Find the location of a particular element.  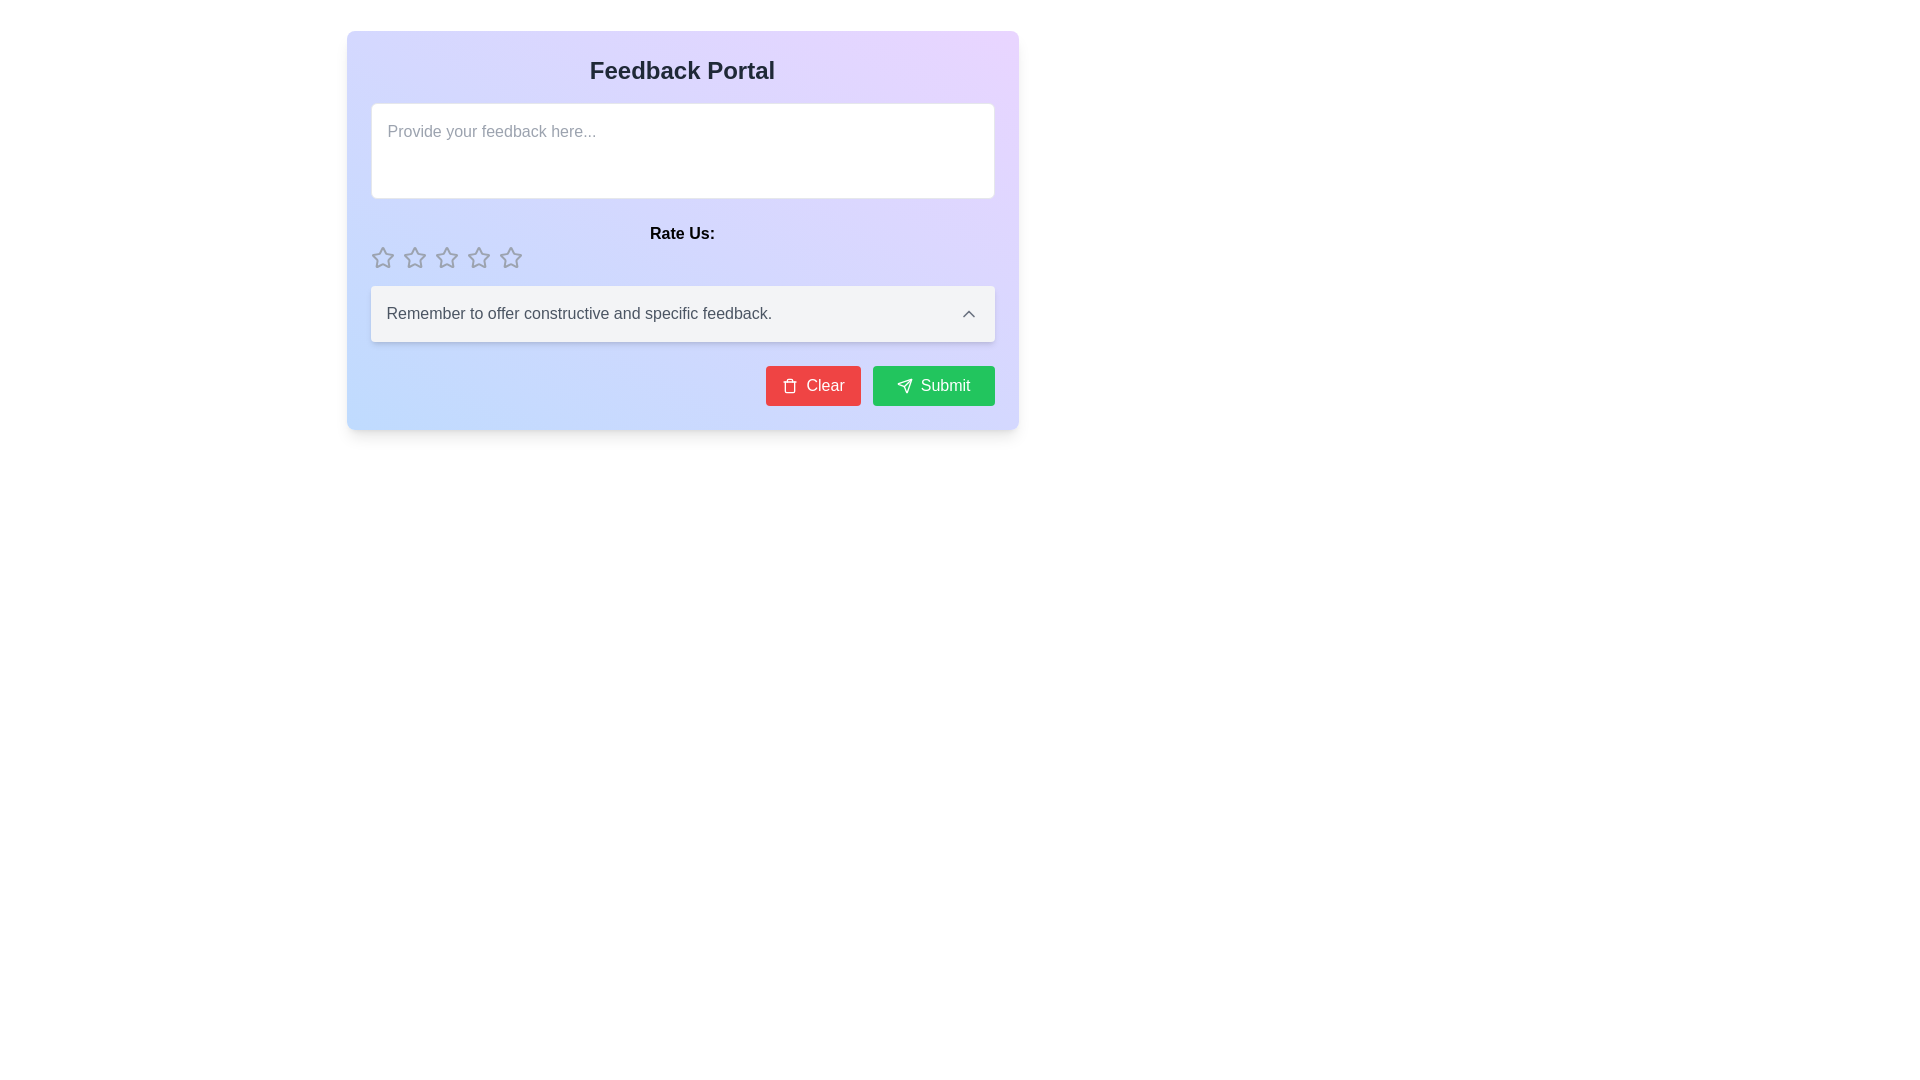

the second star icon in the five-star rating system located below the 'Rate Us' label in the feedback form UI is located at coordinates (445, 256).